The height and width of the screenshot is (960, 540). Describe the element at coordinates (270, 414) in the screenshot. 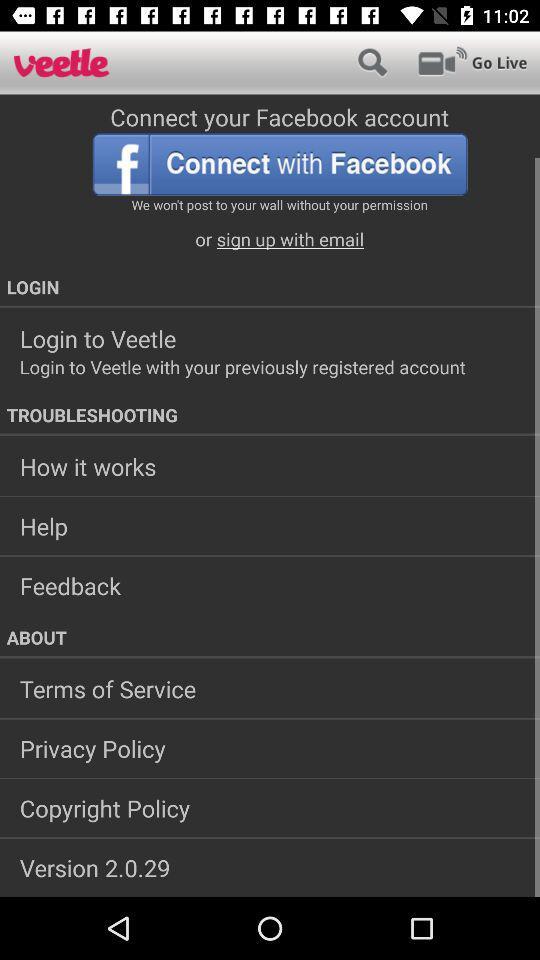

I see `troubleshooting app` at that location.